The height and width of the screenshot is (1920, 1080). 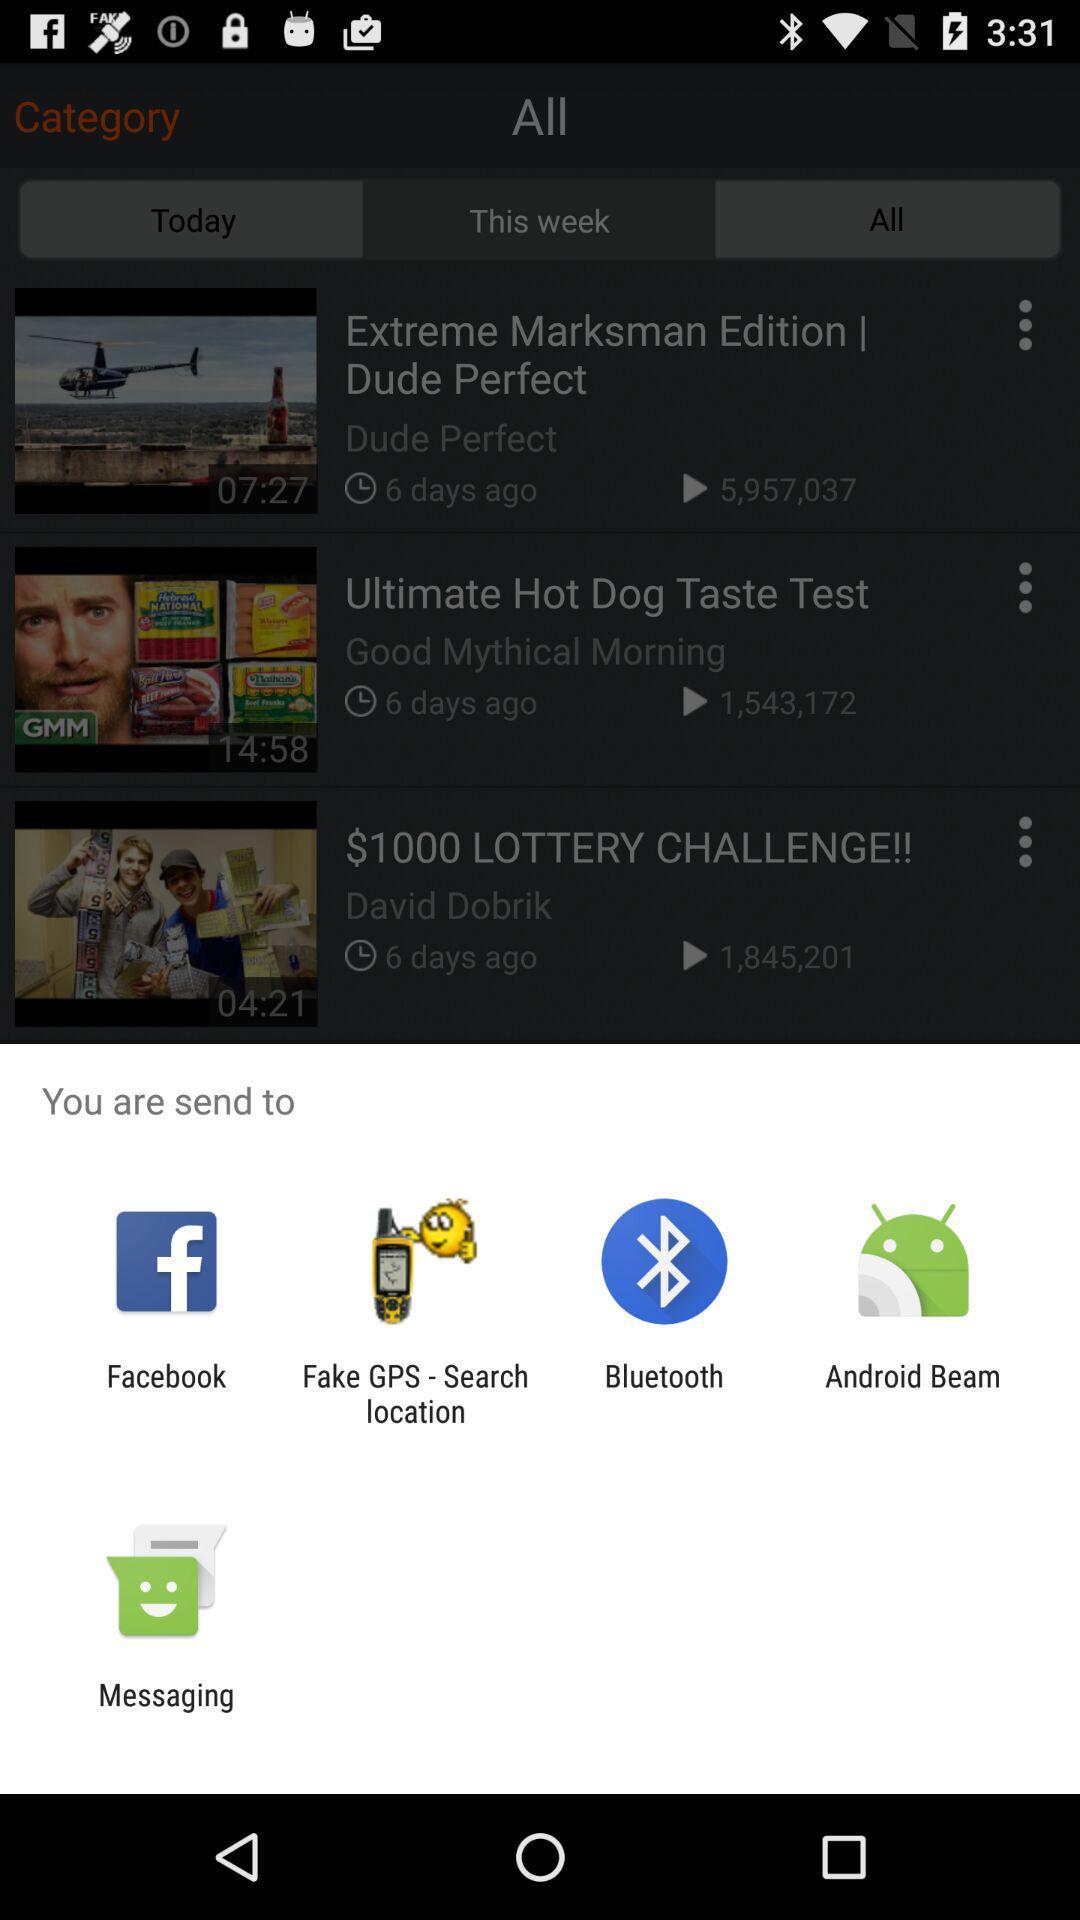 What do you see at coordinates (165, 1392) in the screenshot?
I see `app next to fake gps search` at bounding box center [165, 1392].